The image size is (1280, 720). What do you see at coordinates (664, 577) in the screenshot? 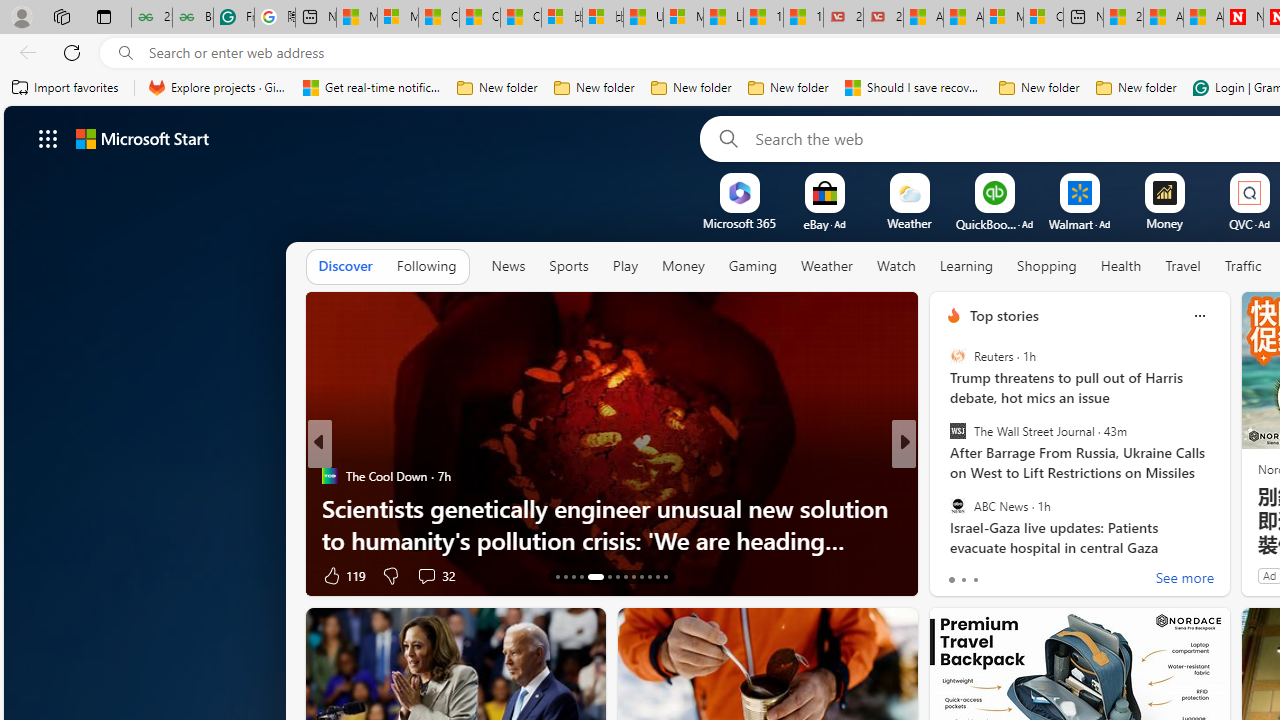
I see `'AutomationID: tab-25'` at bounding box center [664, 577].